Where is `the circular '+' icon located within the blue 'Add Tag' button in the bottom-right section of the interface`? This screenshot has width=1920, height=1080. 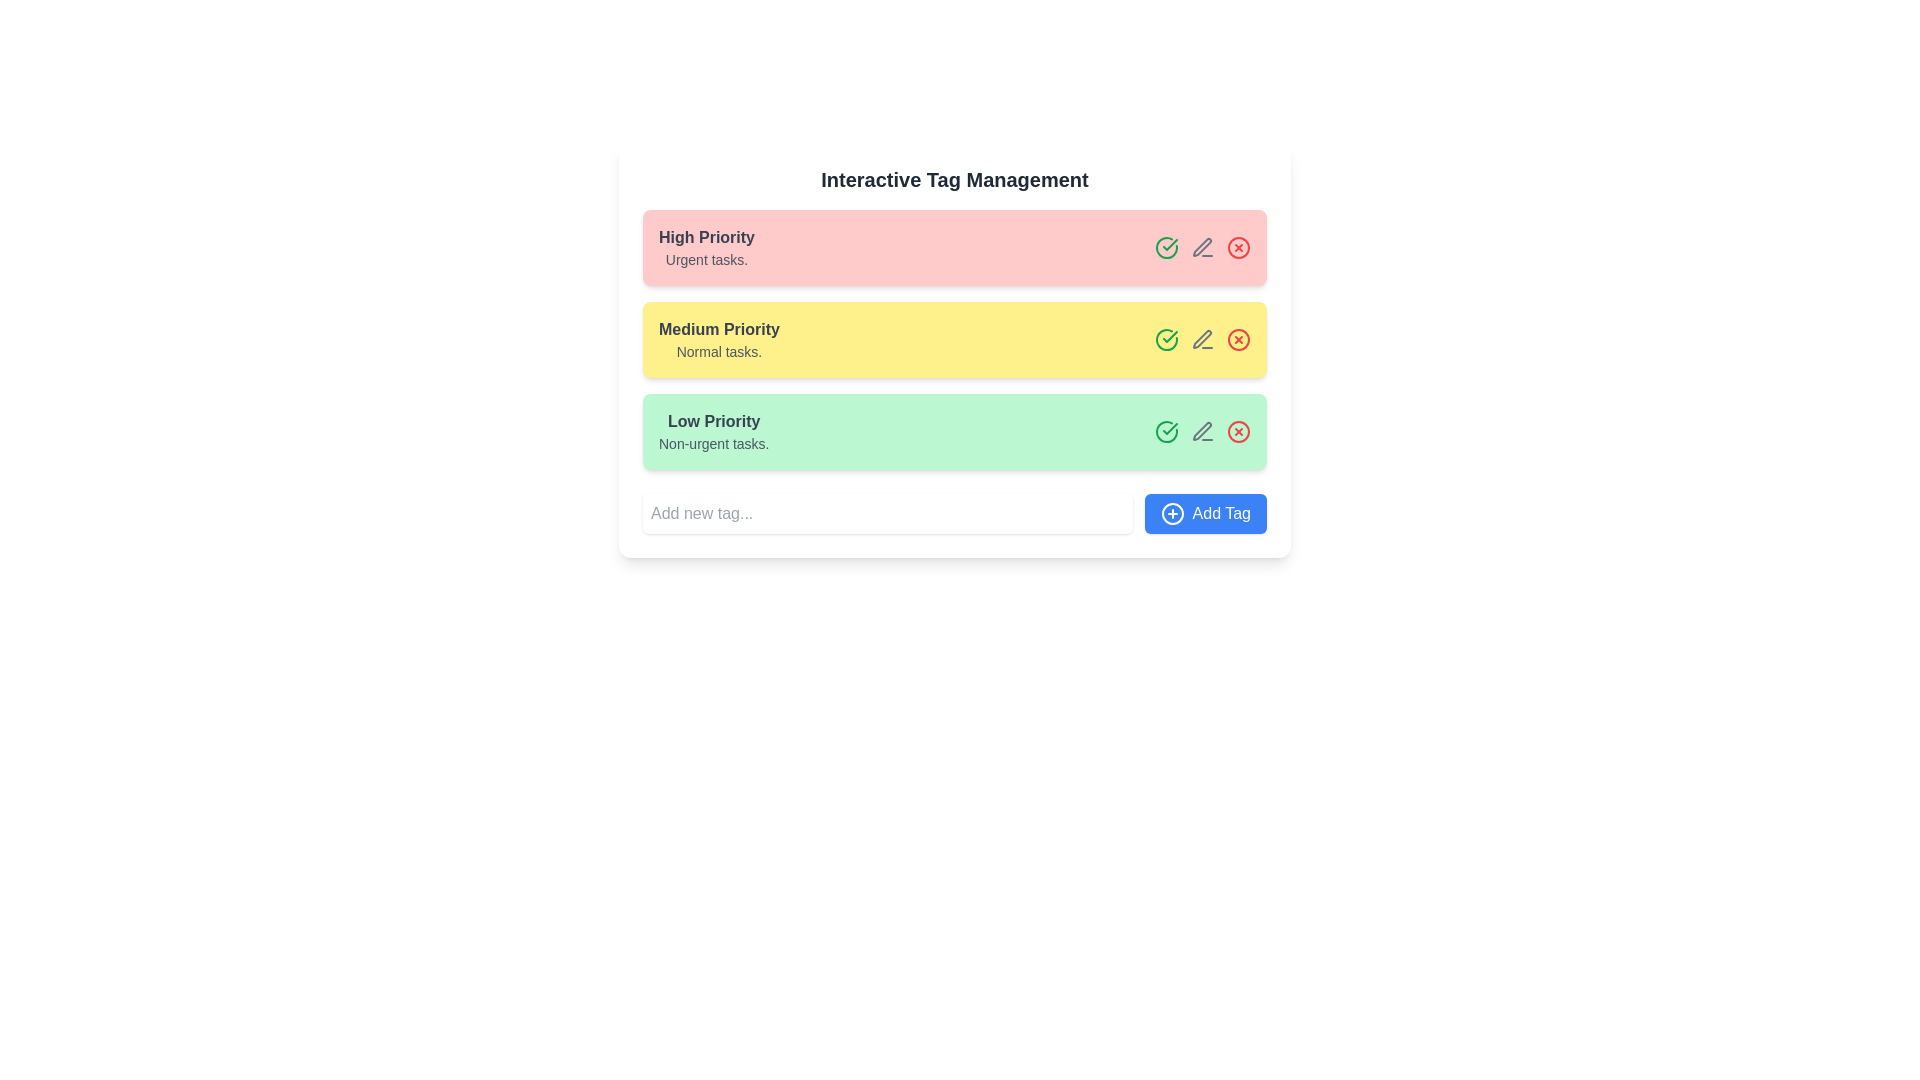 the circular '+' icon located within the blue 'Add Tag' button in the bottom-right section of the interface is located at coordinates (1172, 512).